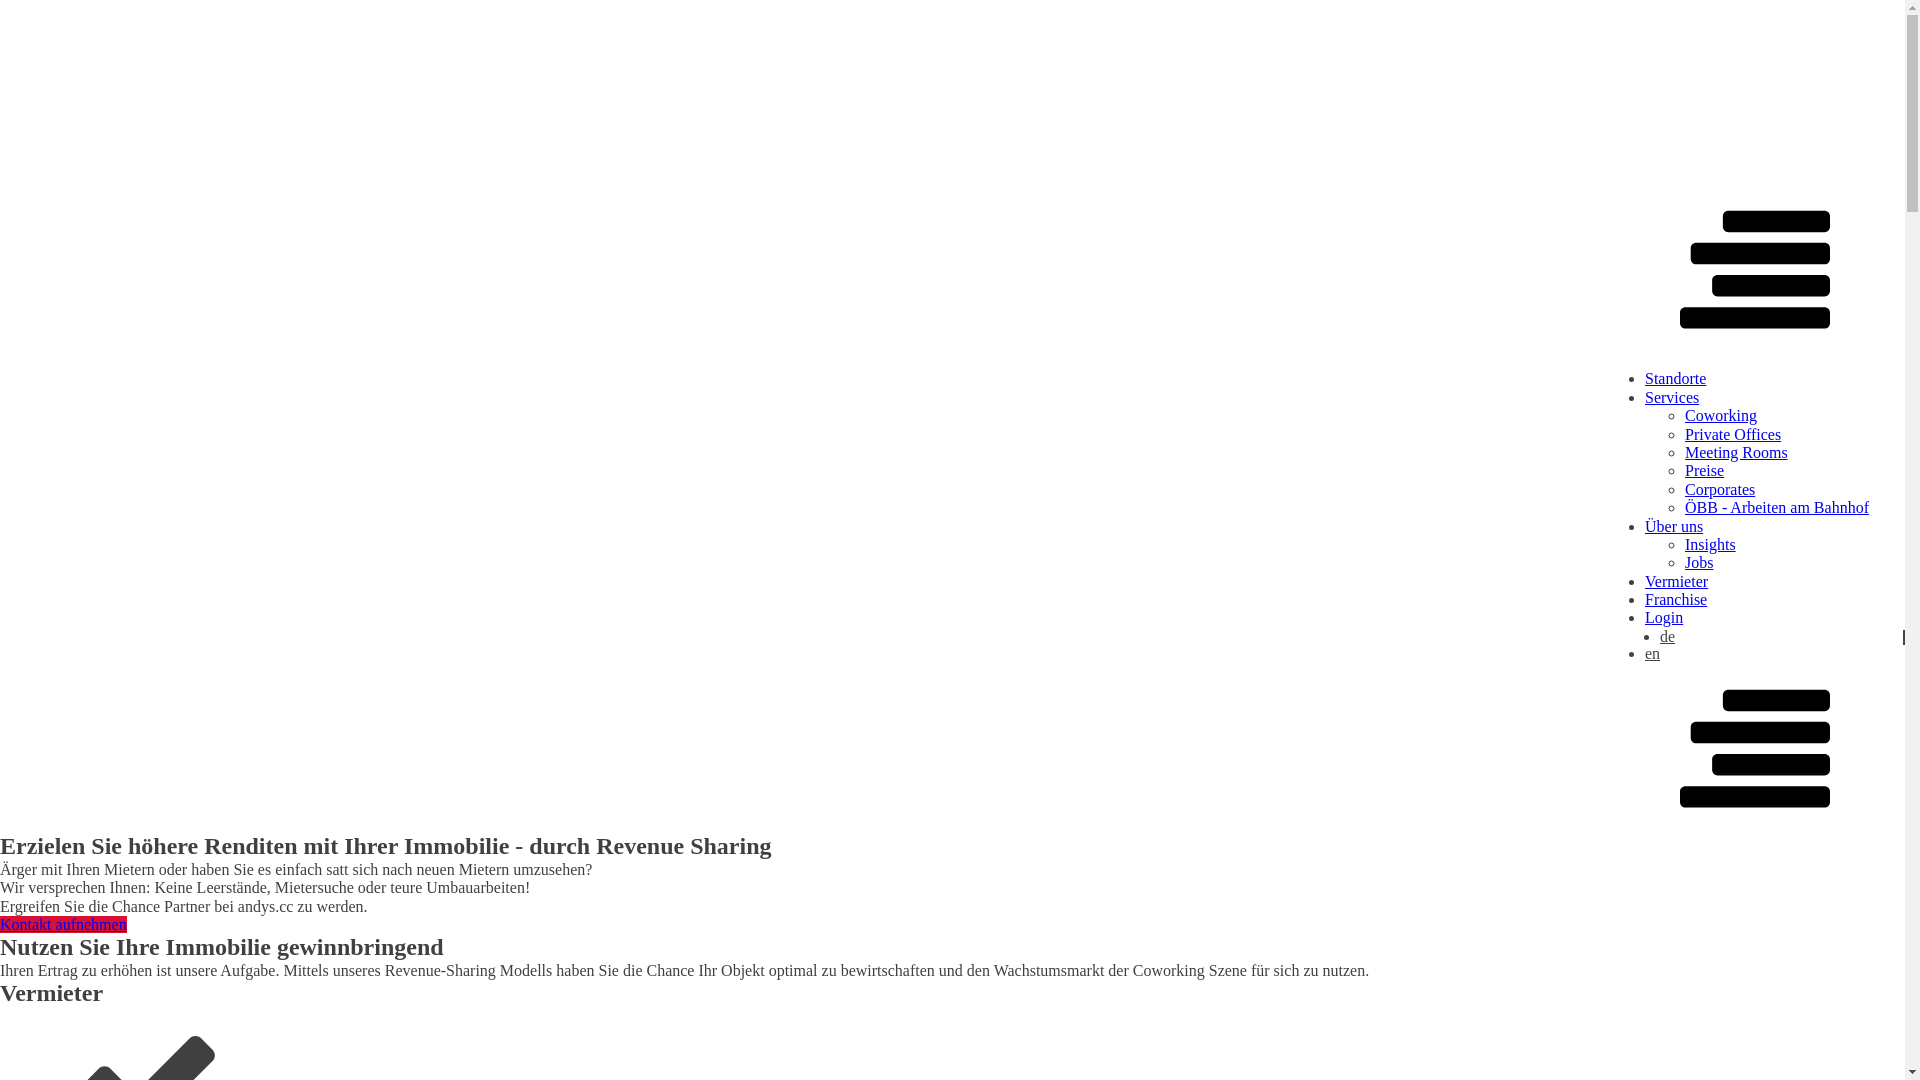 Image resolution: width=1920 pixels, height=1080 pixels. I want to click on 'de', so click(1660, 637).